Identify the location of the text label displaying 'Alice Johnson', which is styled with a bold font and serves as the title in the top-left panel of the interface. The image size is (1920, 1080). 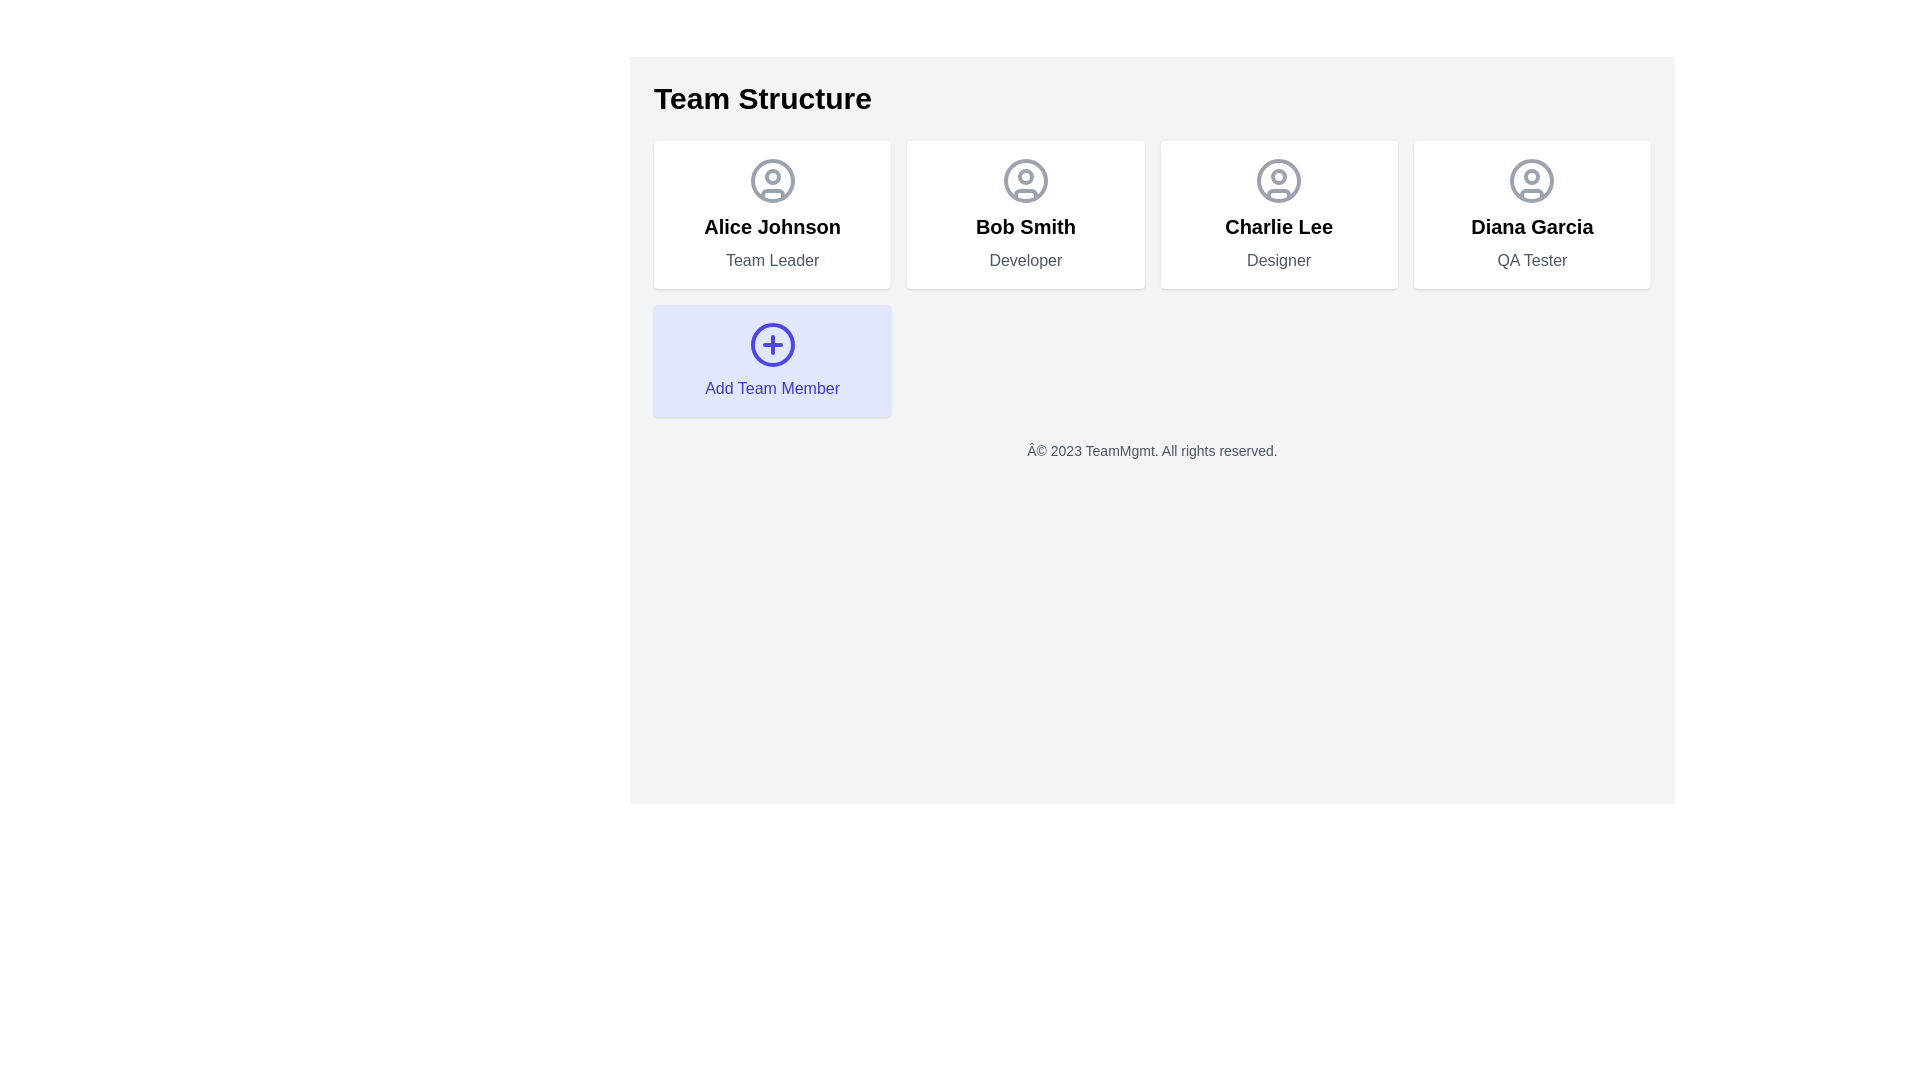
(771, 226).